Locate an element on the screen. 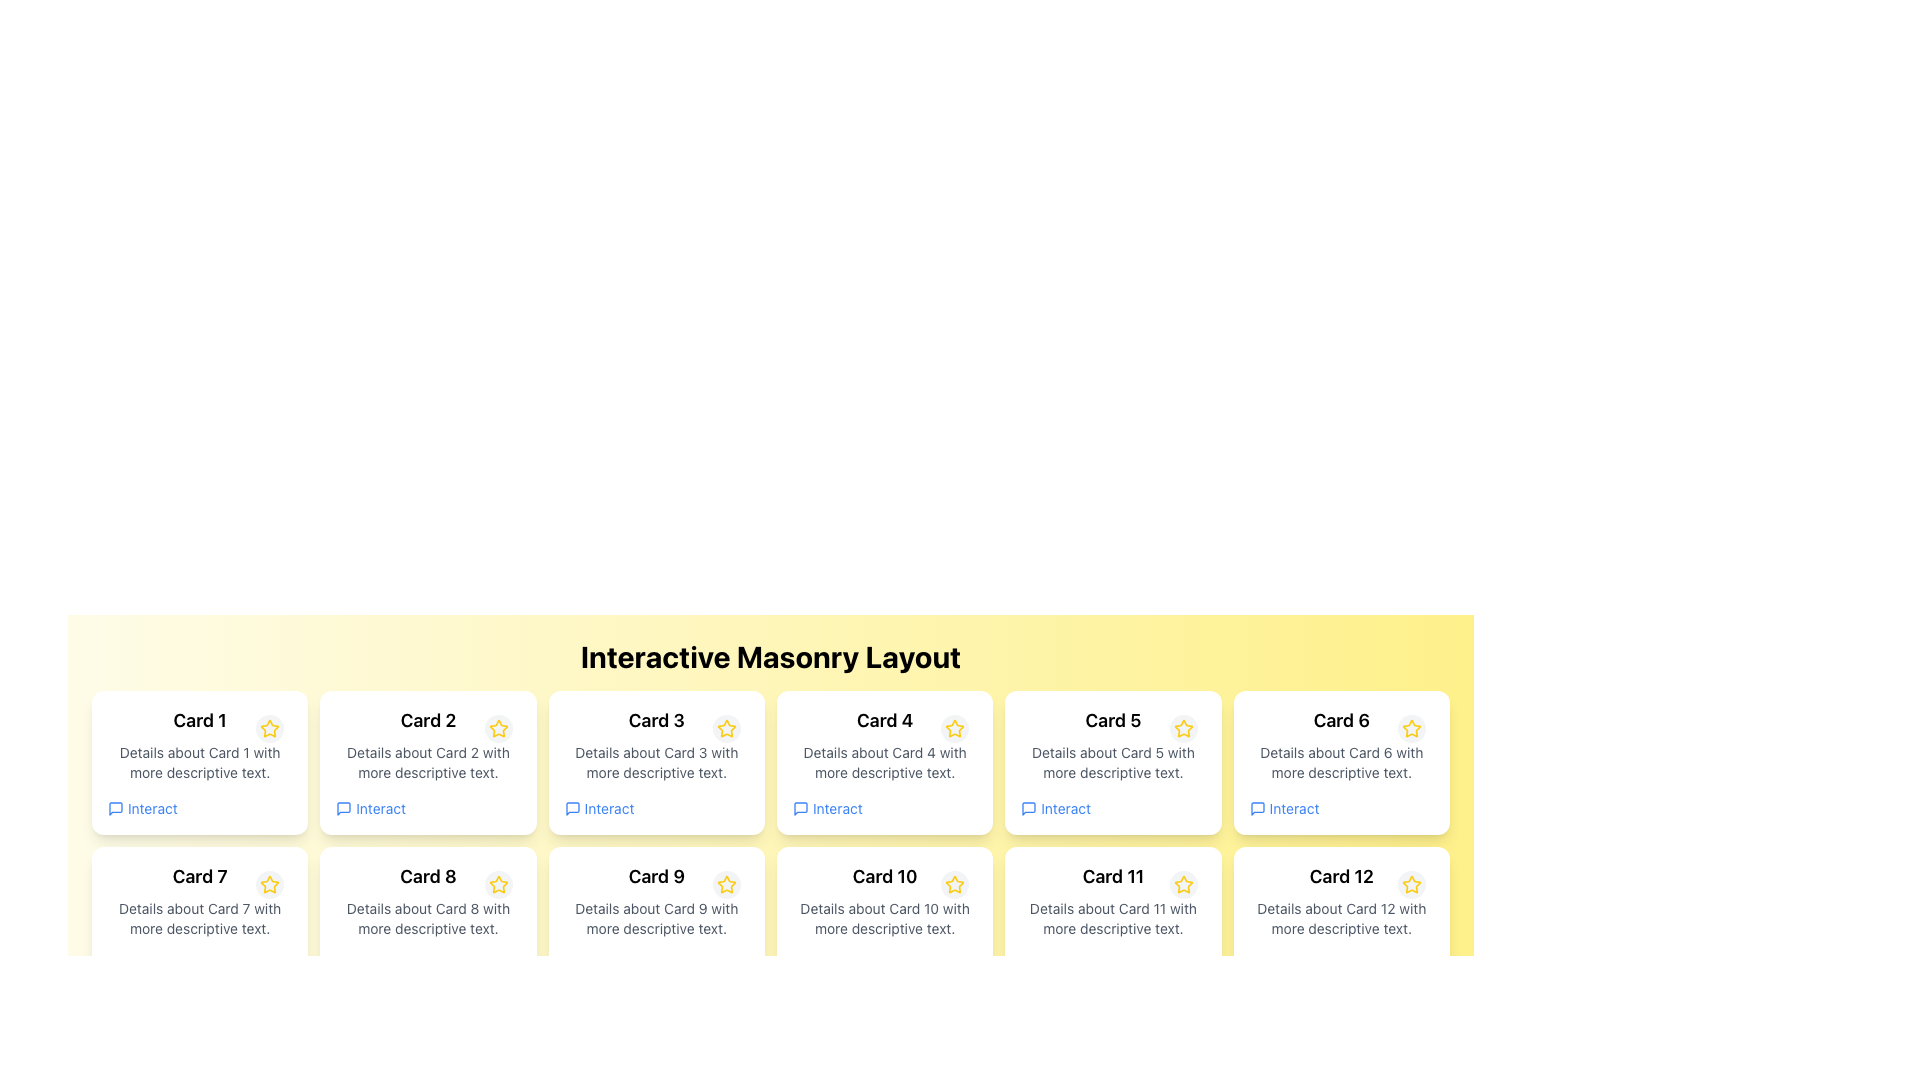  the decorative marker icon located to the right of the title text 'Card 9' within its respective card in the grid layout is located at coordinates (725, 883).